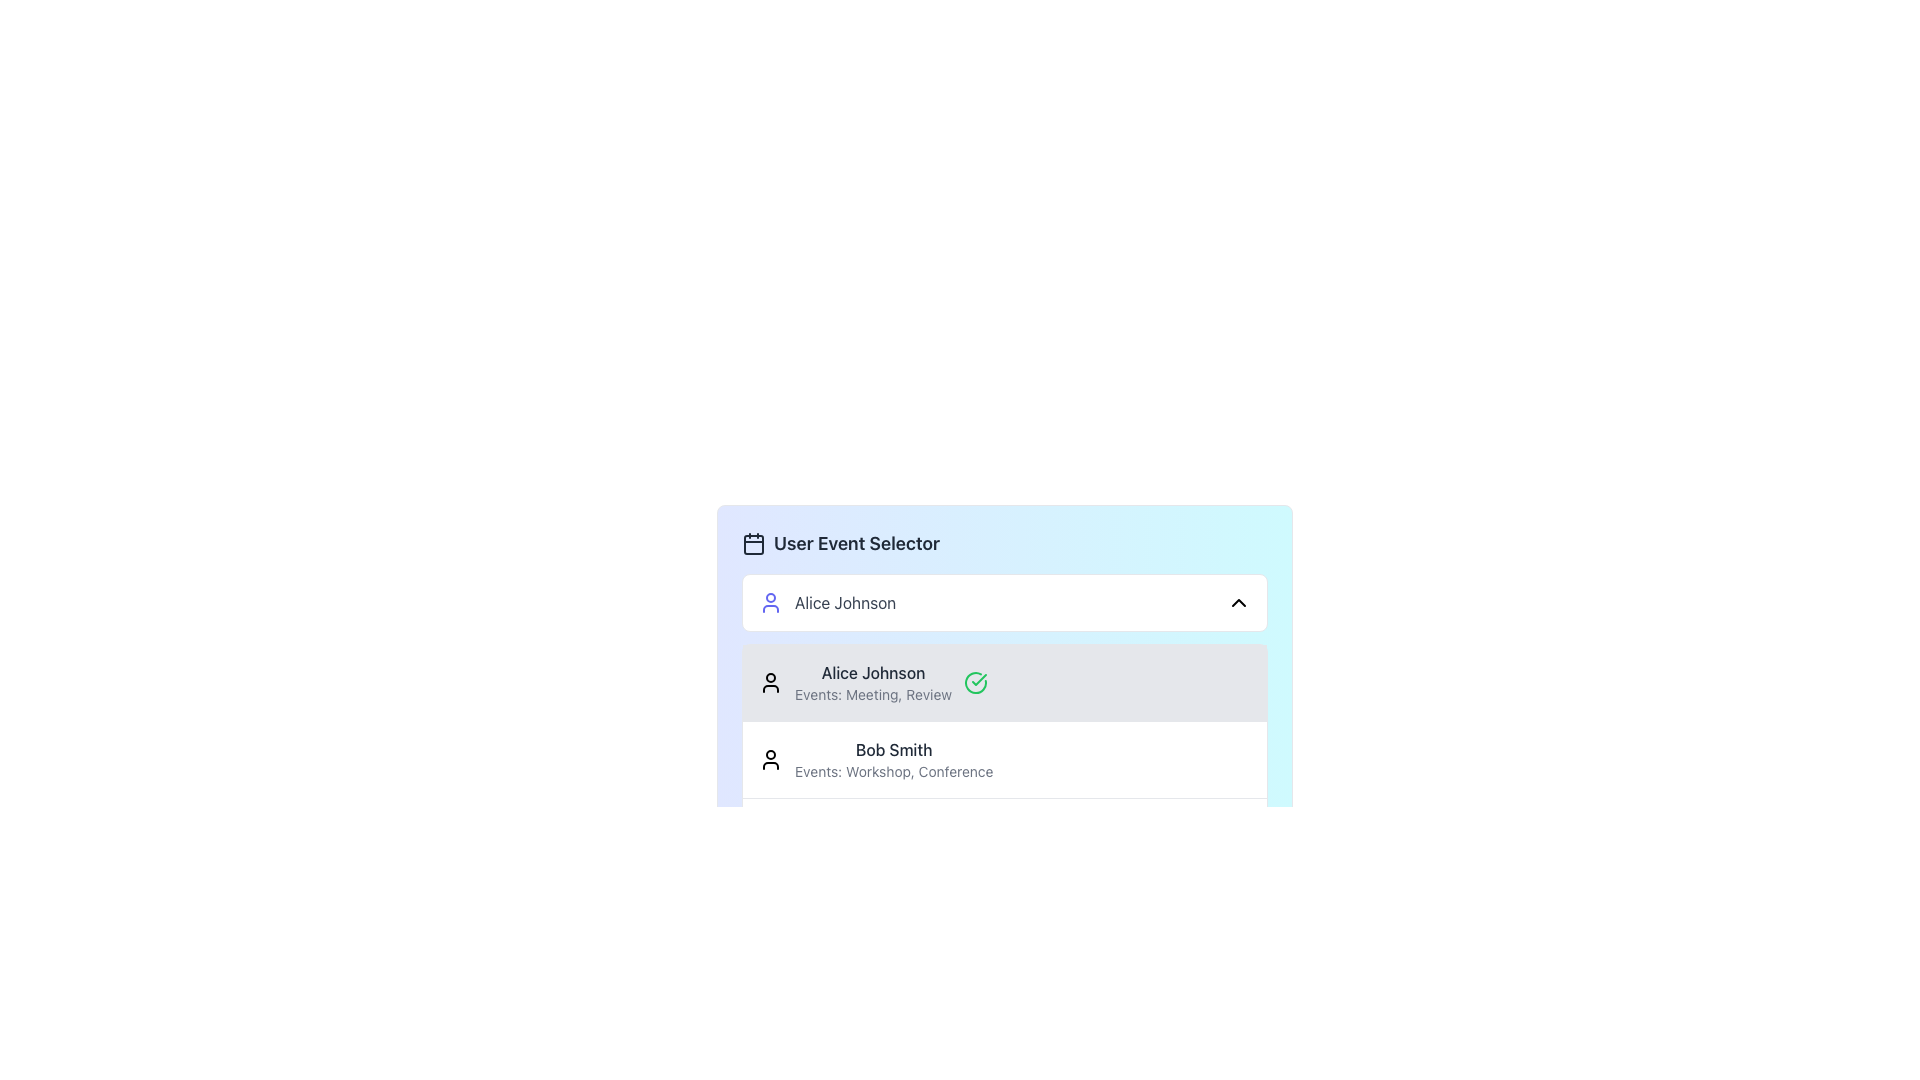 The image size is (1920, 1080). What do you see at coordinates (979, 678) in the screenshot?
I see `the checkmark icon within the user event selector interface for 'Alice Johnson' if it is interactive` at bounding box center [979, 678].